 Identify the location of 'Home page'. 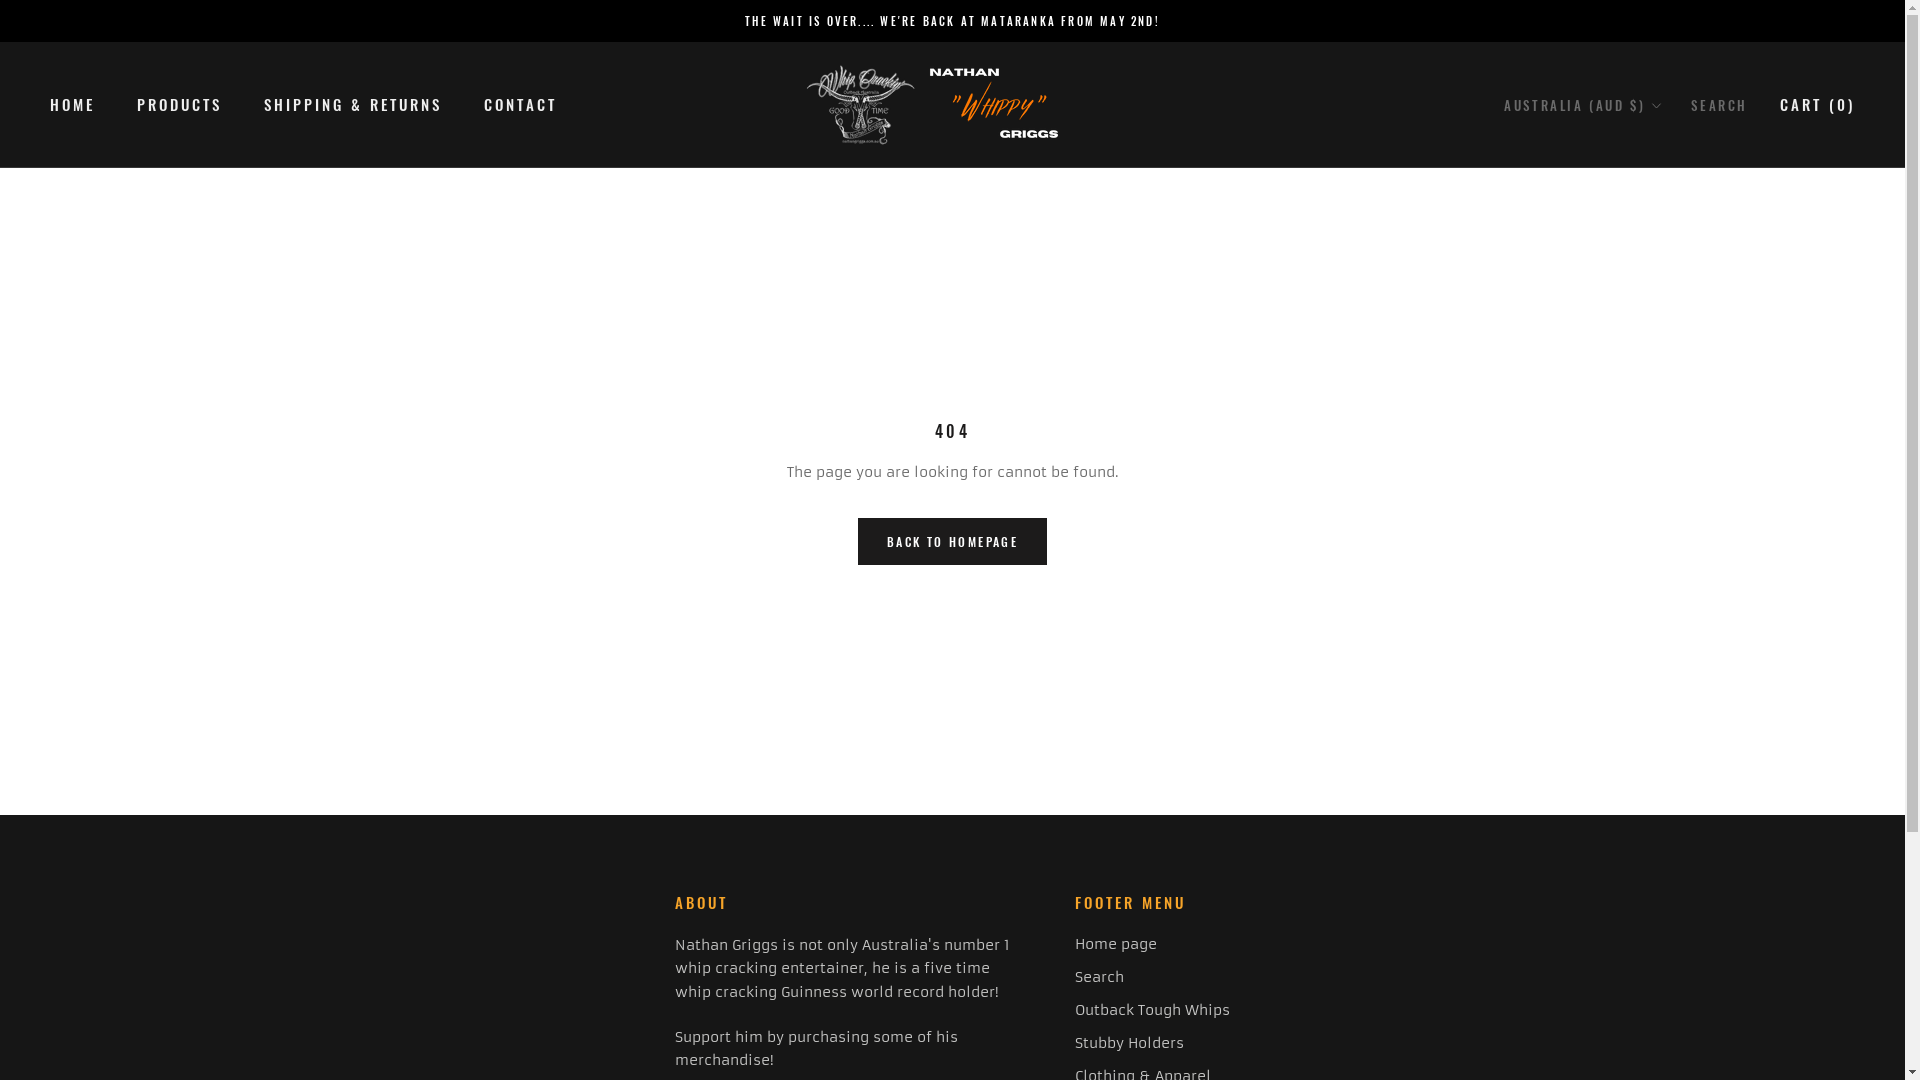
(1152, 944).